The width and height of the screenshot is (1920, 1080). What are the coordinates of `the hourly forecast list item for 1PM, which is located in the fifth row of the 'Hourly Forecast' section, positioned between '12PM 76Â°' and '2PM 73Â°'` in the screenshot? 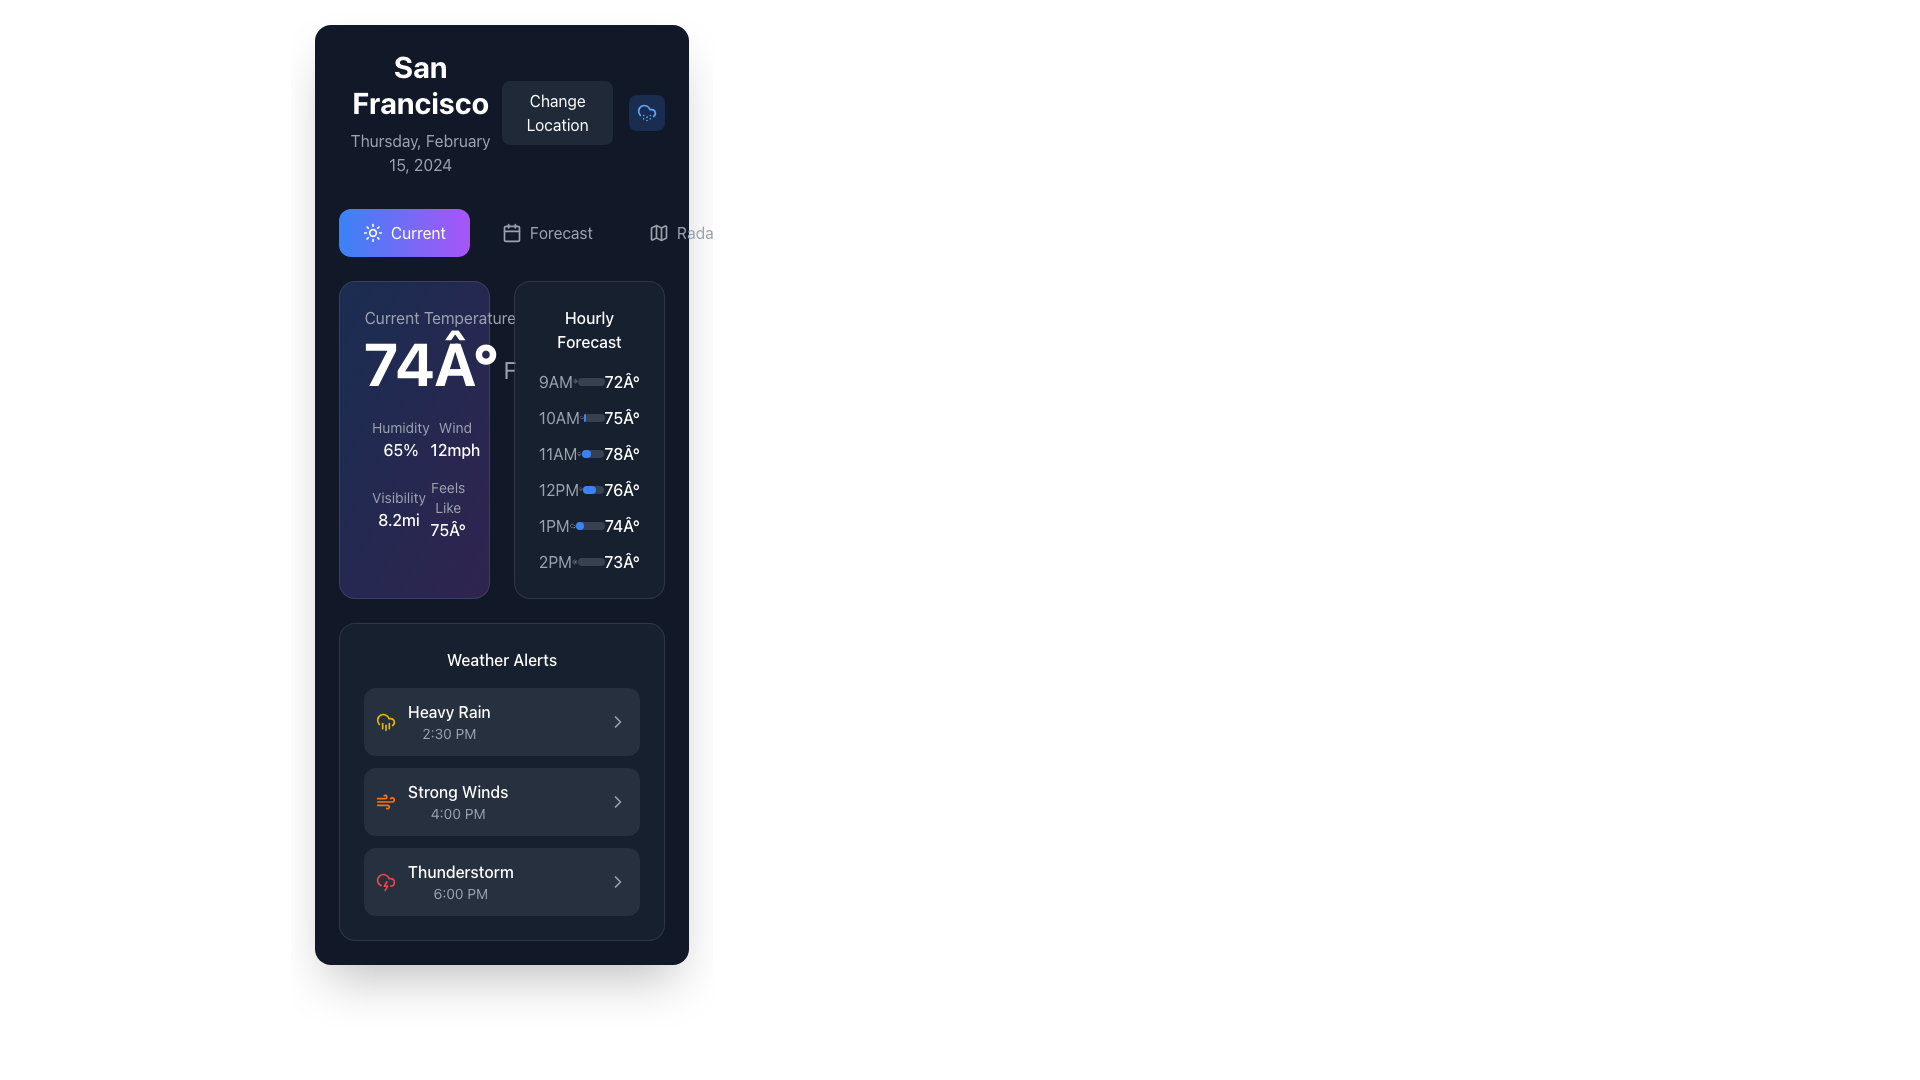 It's located at (588, 524).